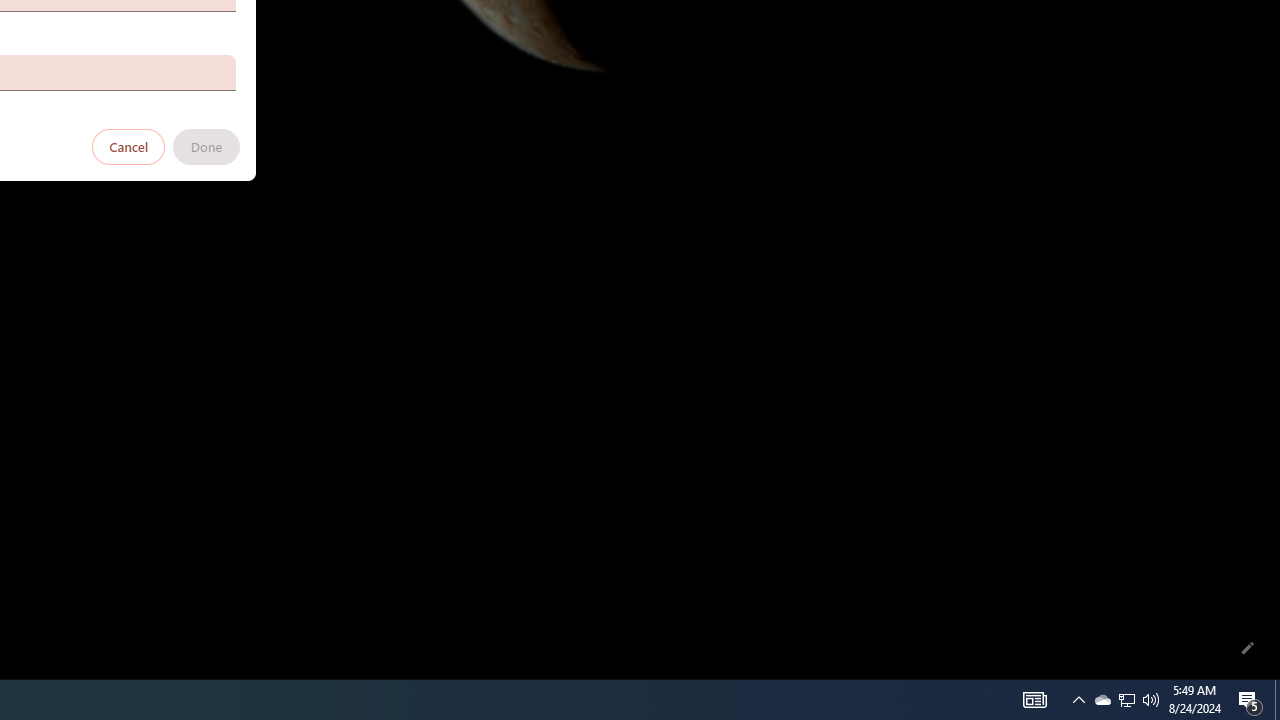  I want to click on 'User Promoted Notification Area', so click(1101, 698).